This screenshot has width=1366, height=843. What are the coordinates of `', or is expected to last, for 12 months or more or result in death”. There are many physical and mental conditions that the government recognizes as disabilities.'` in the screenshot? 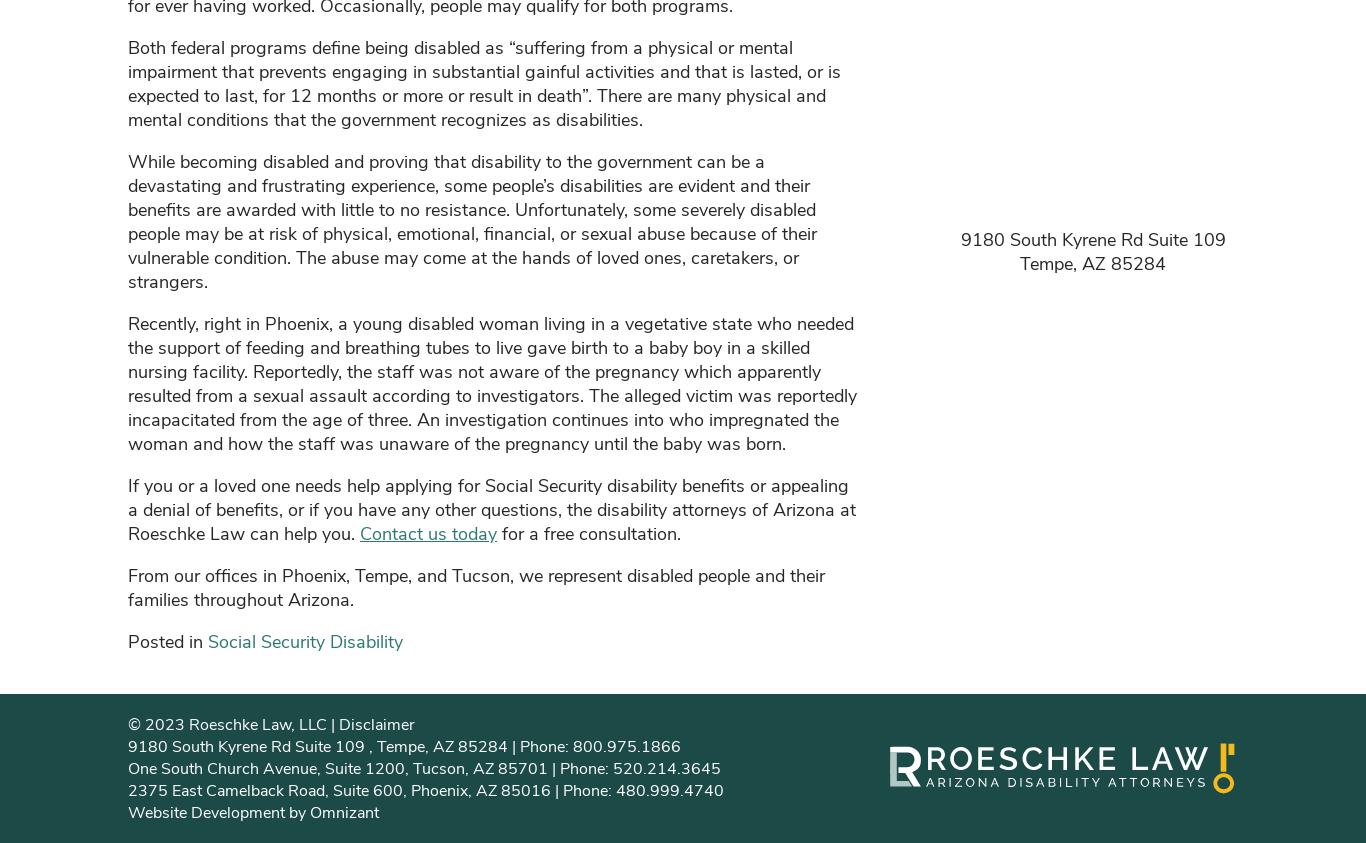 It's located at (484, 94).